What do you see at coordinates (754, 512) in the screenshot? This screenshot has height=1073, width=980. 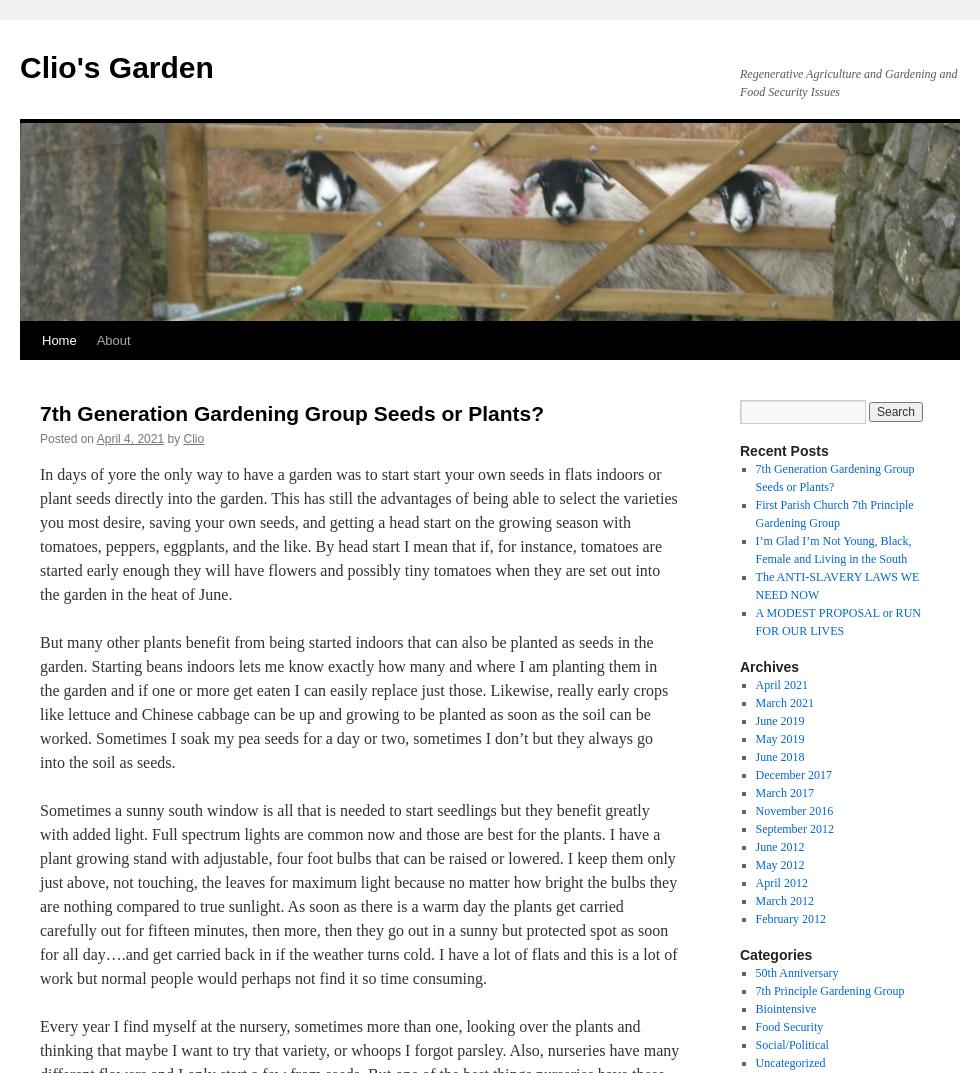 I see `'First Parish Church 7th Principle Gardening Group'` at bounding box center [754, 512].